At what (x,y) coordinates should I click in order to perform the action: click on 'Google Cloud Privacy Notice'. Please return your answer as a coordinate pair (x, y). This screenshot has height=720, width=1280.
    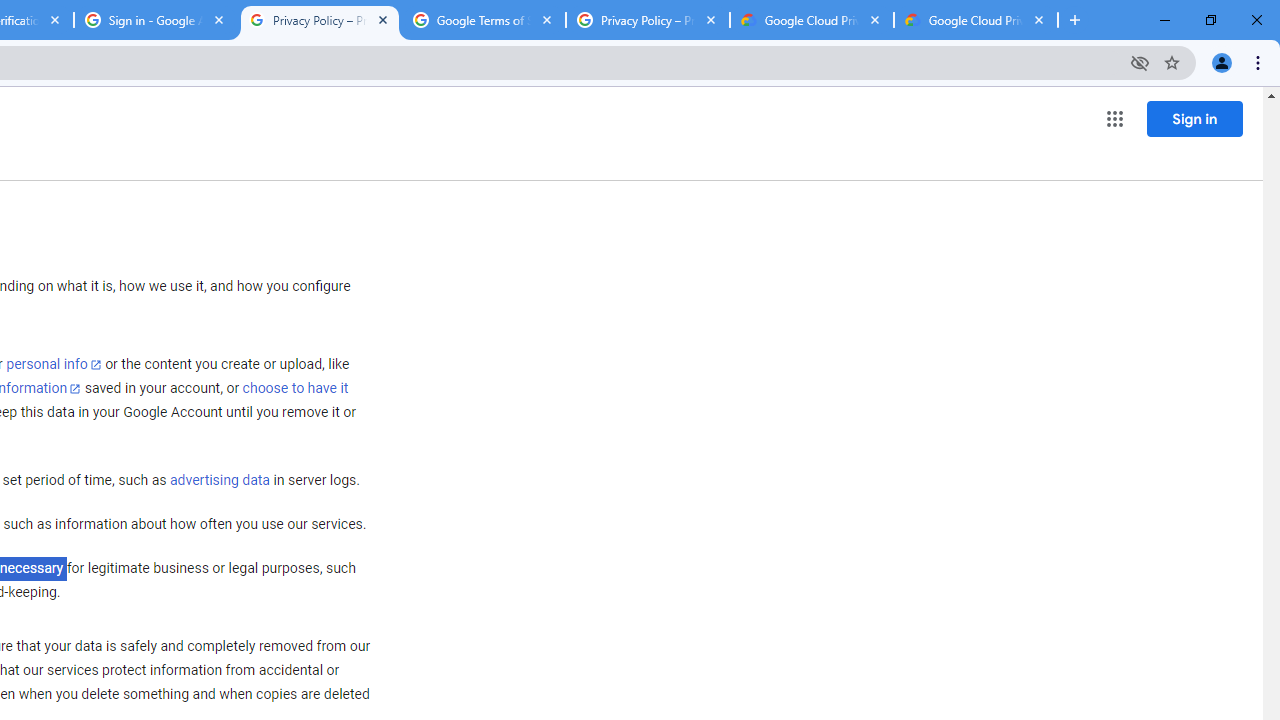
    Looking at the image, I should click on (811, 20).